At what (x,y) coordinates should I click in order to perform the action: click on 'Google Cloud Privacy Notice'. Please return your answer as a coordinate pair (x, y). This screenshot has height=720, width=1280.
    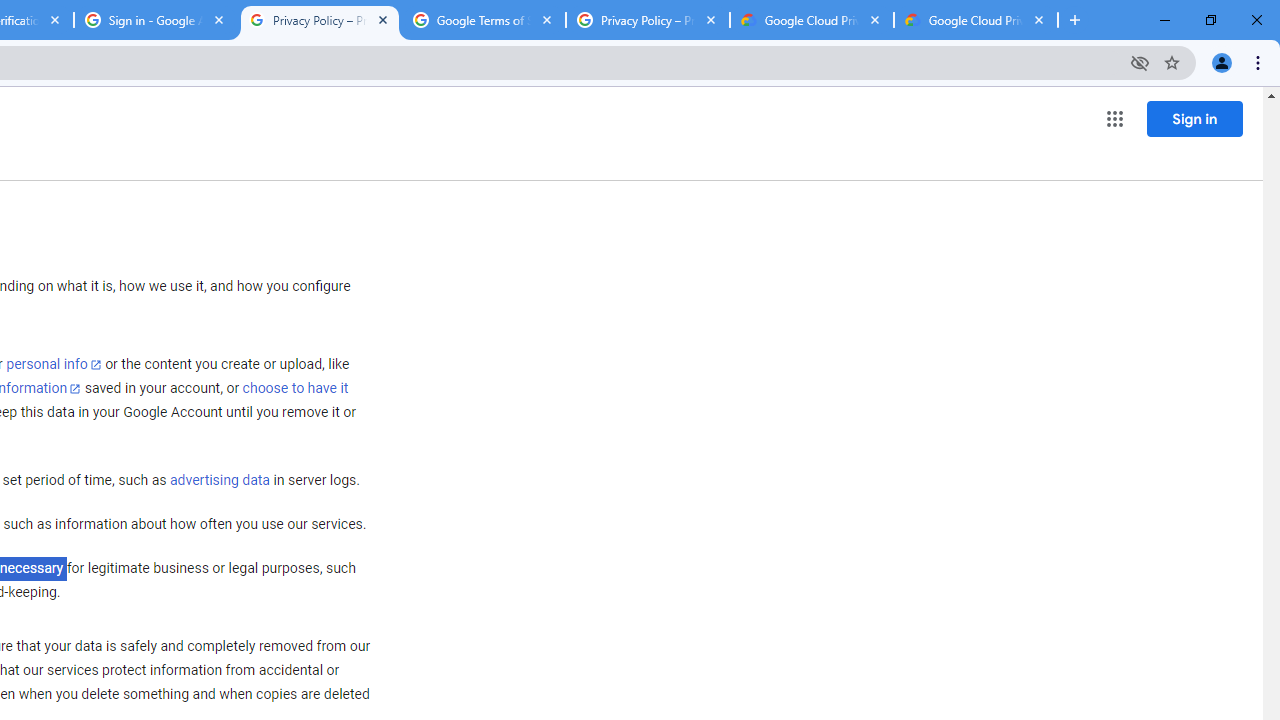
    Looking at the image, I should click on (811, 20).